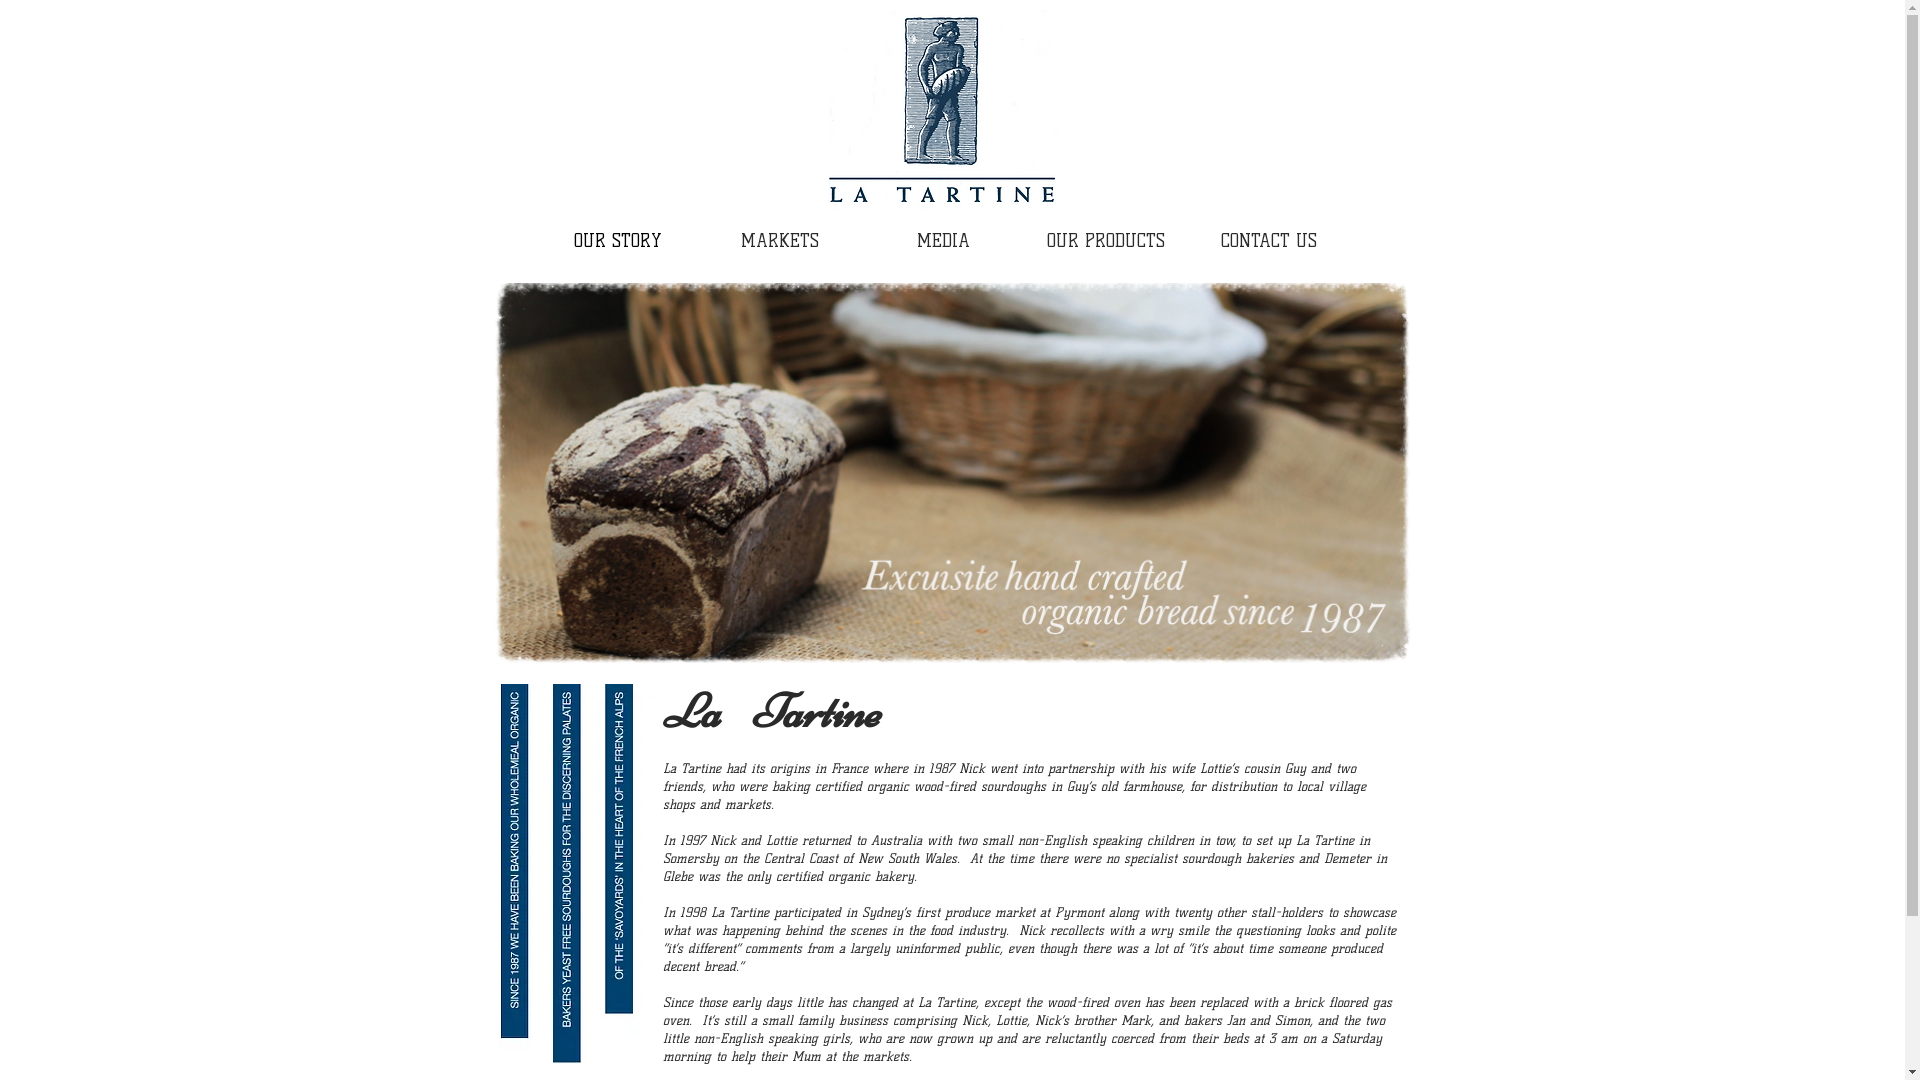 This screenshot has width=1920, height=1080. Describe the element at coordinates (862, 240) in the screenshot. I see `'MEDIA'` at that location.